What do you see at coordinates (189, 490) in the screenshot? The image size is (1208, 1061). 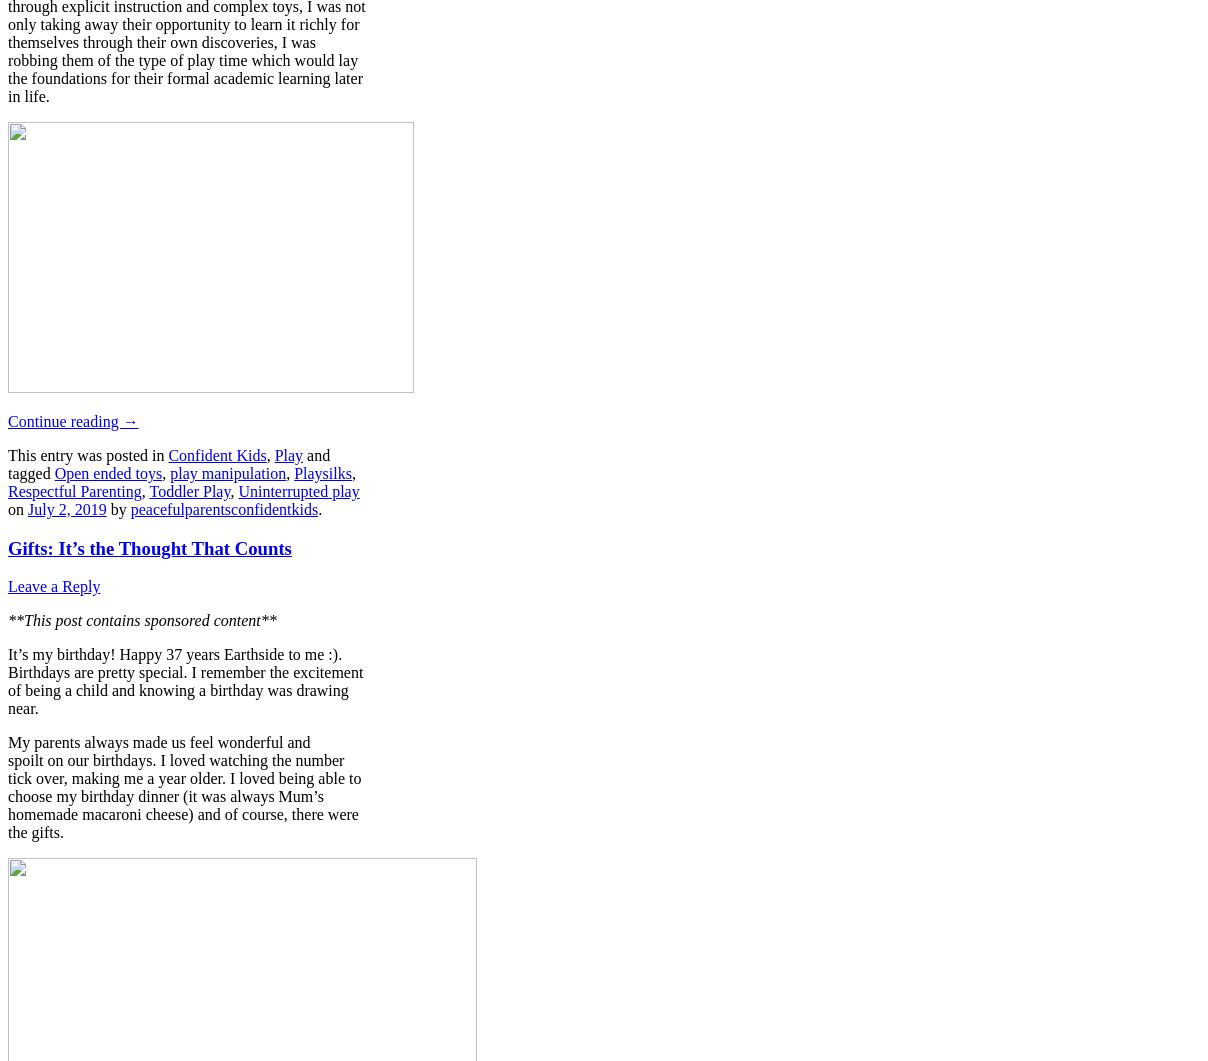 I see `'Toddler Play'` at bounding box center [189, 490].